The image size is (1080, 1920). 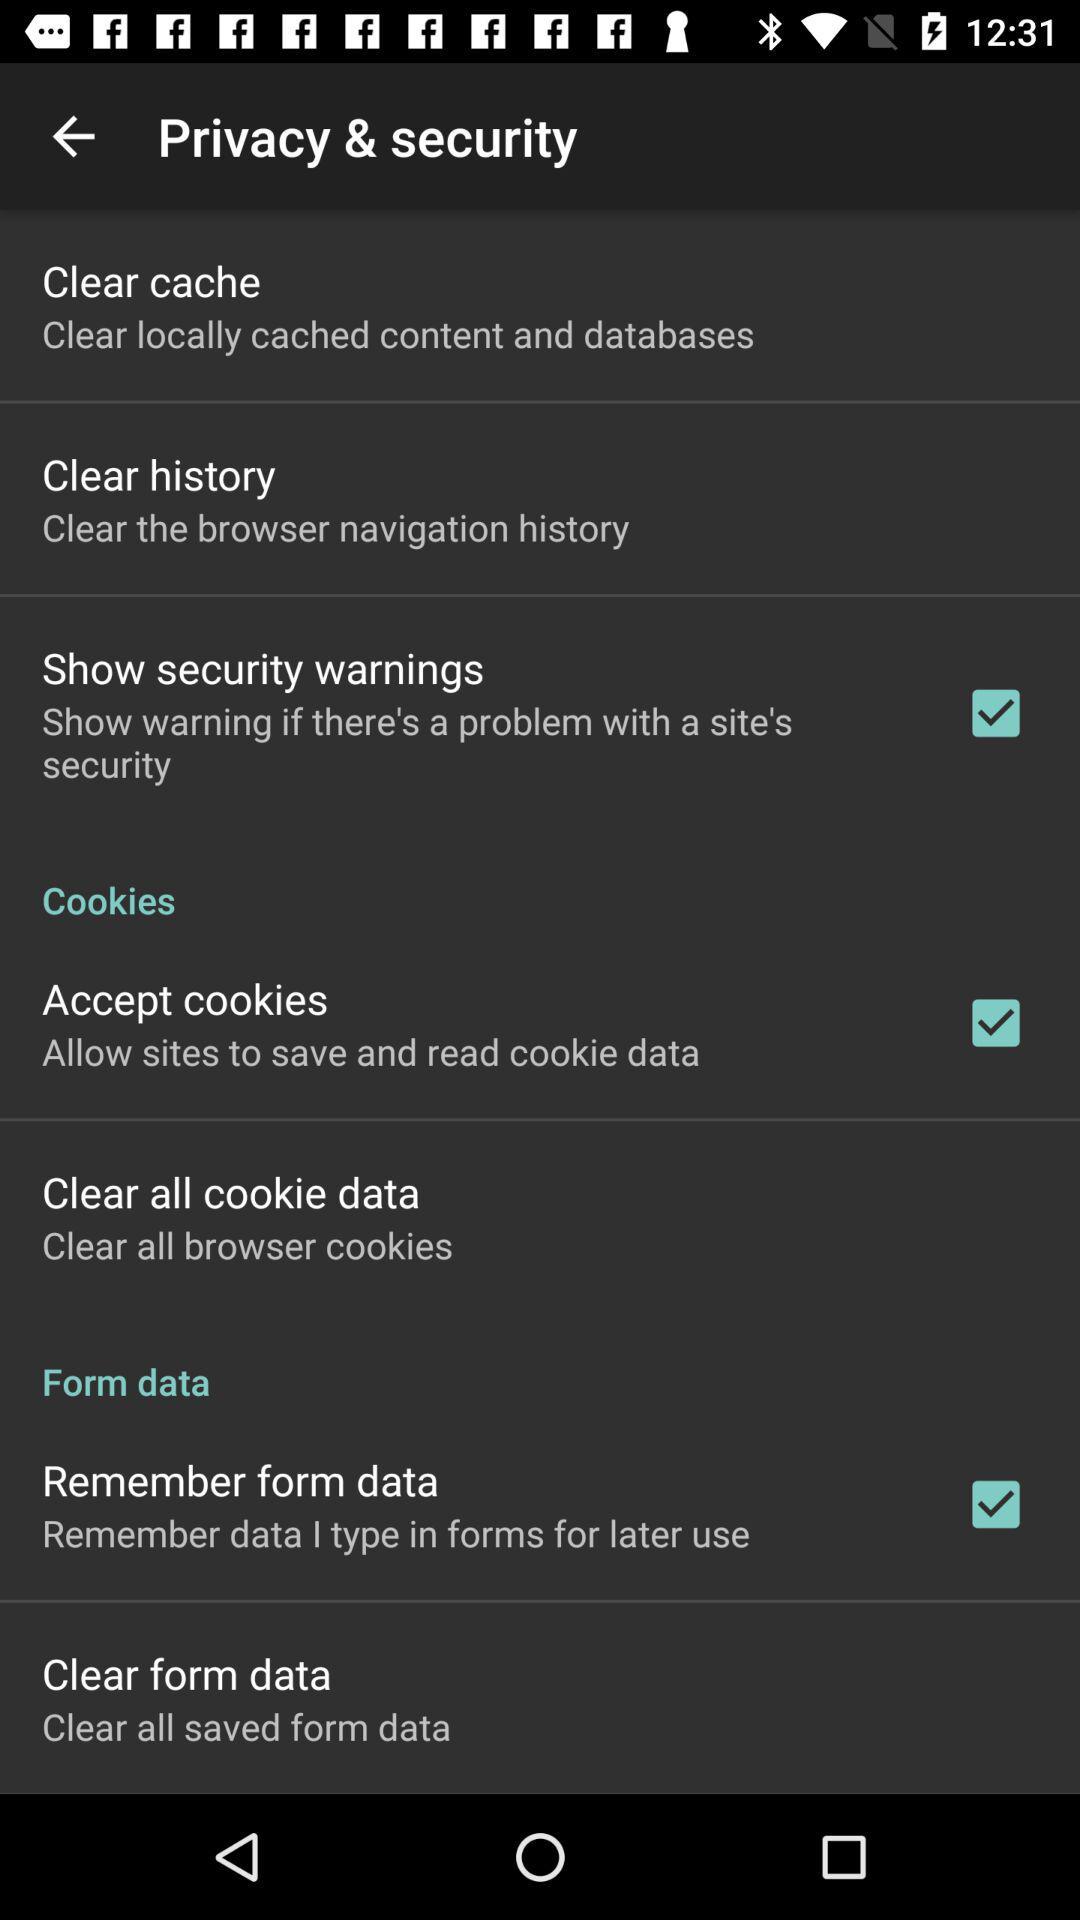 What do you see at coordinates (371, 1050) in the screenshot?
I see `icon above clear all cookie item` at bounding box center [371, 1050].